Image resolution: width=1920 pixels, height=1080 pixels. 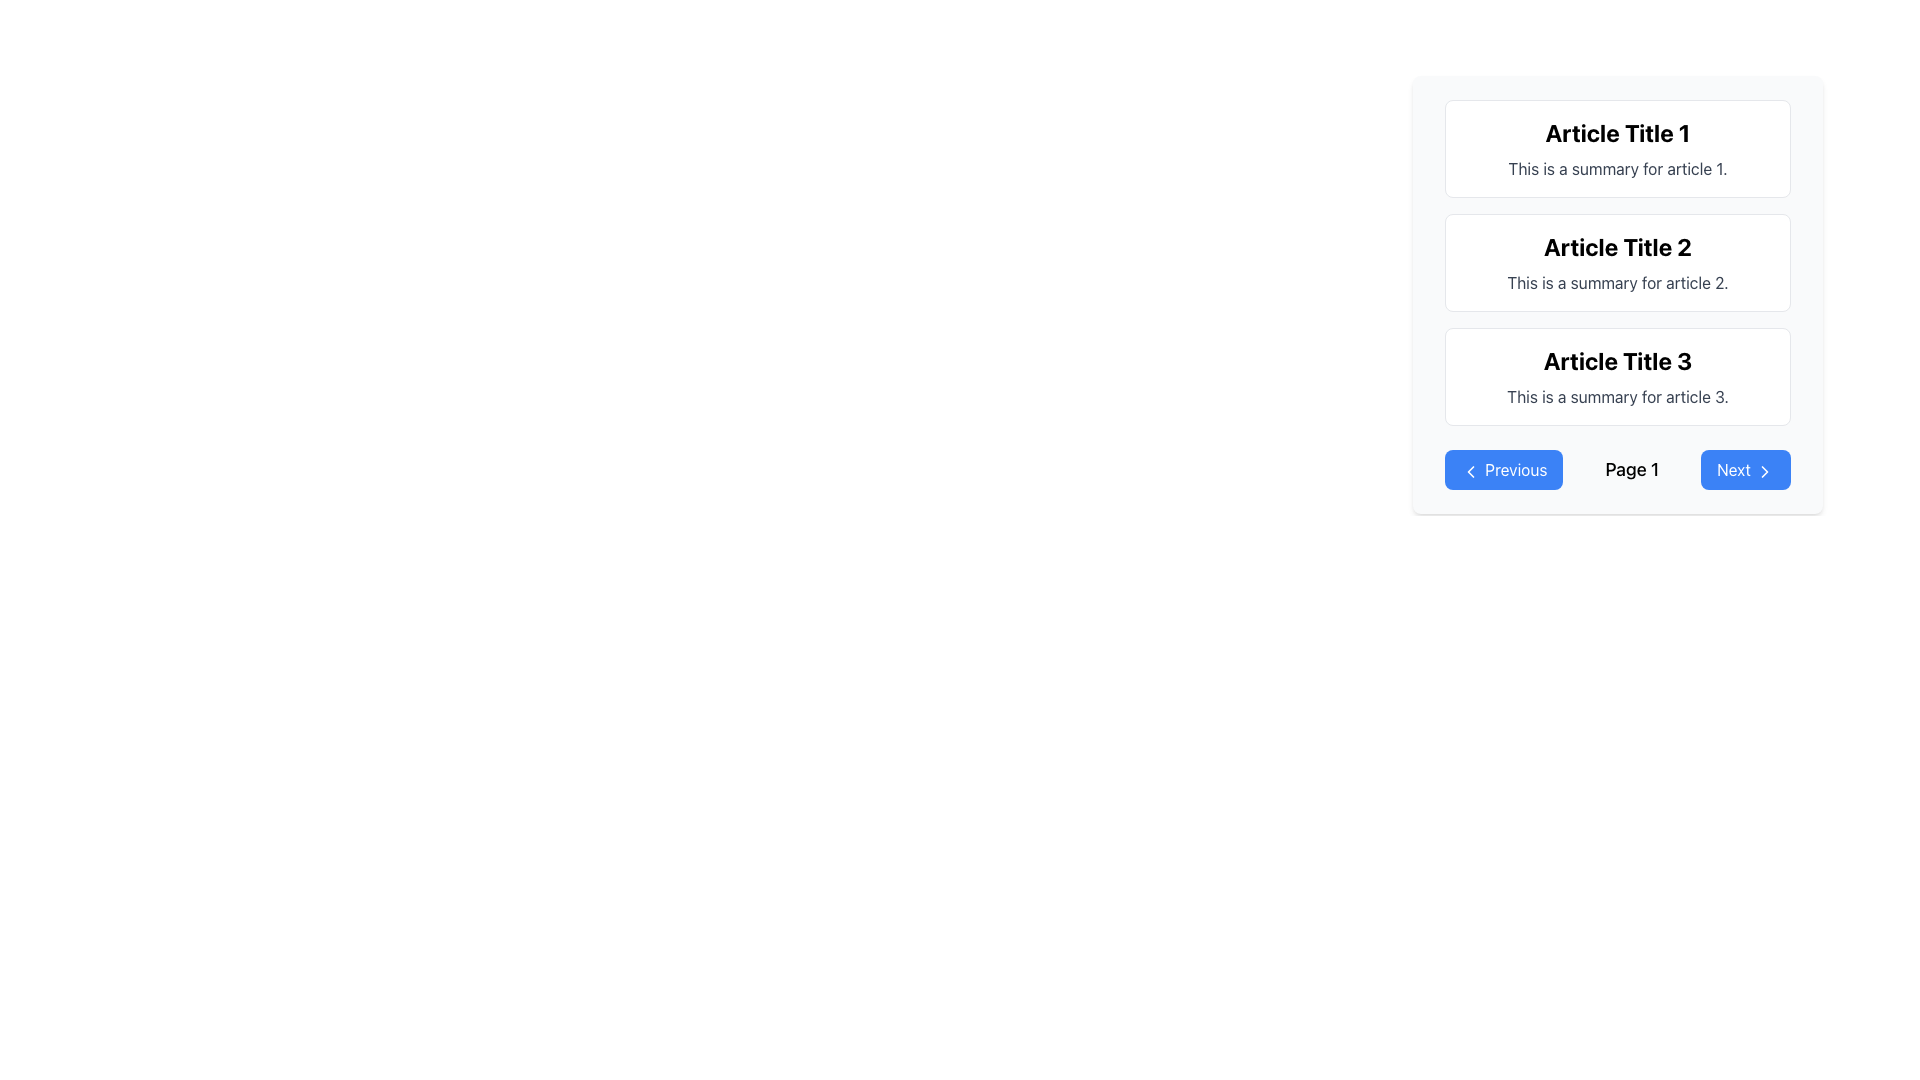 I want to click on 'Page 1' text label located between the 'Previous' and 'Next' buttons at the bottom of the interface, so click(x=1632, y=470).